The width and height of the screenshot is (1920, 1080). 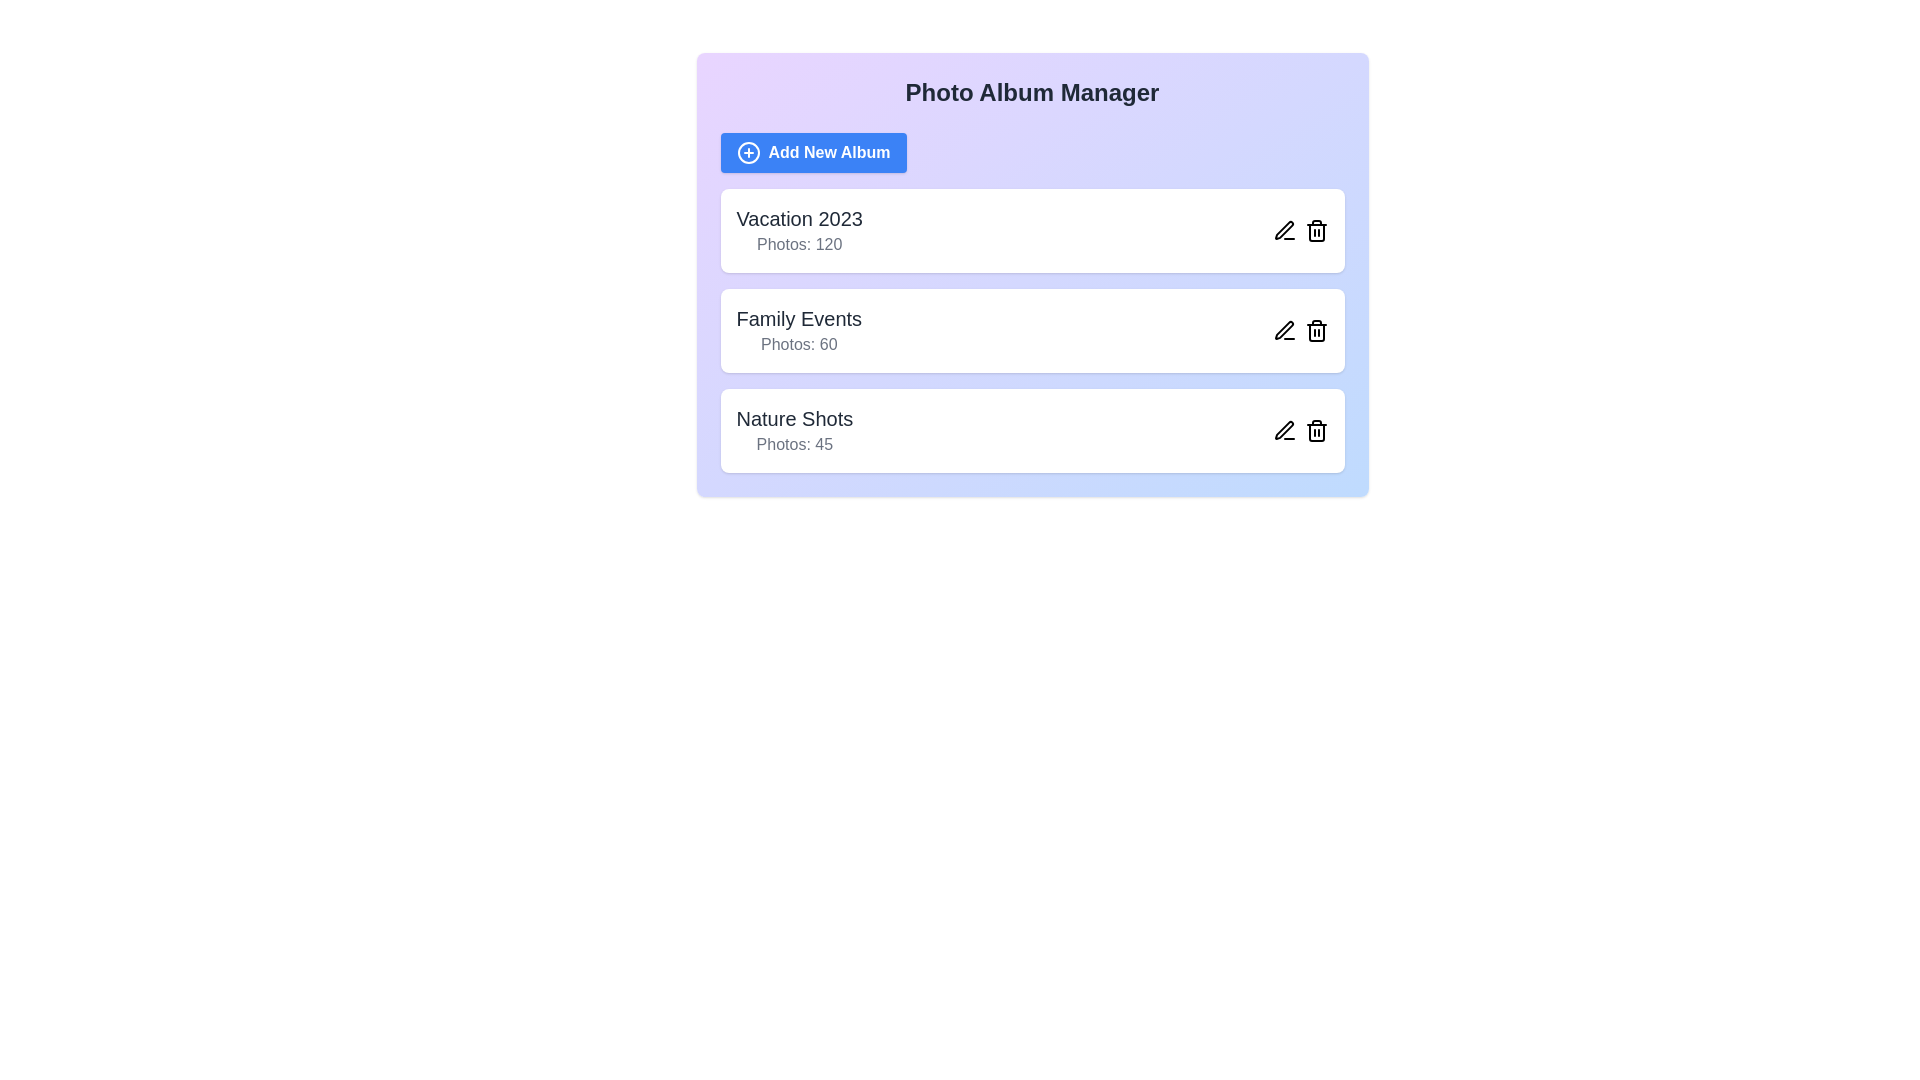 I want to click on the 'Add New Album' button, so click(x=813, y=152).